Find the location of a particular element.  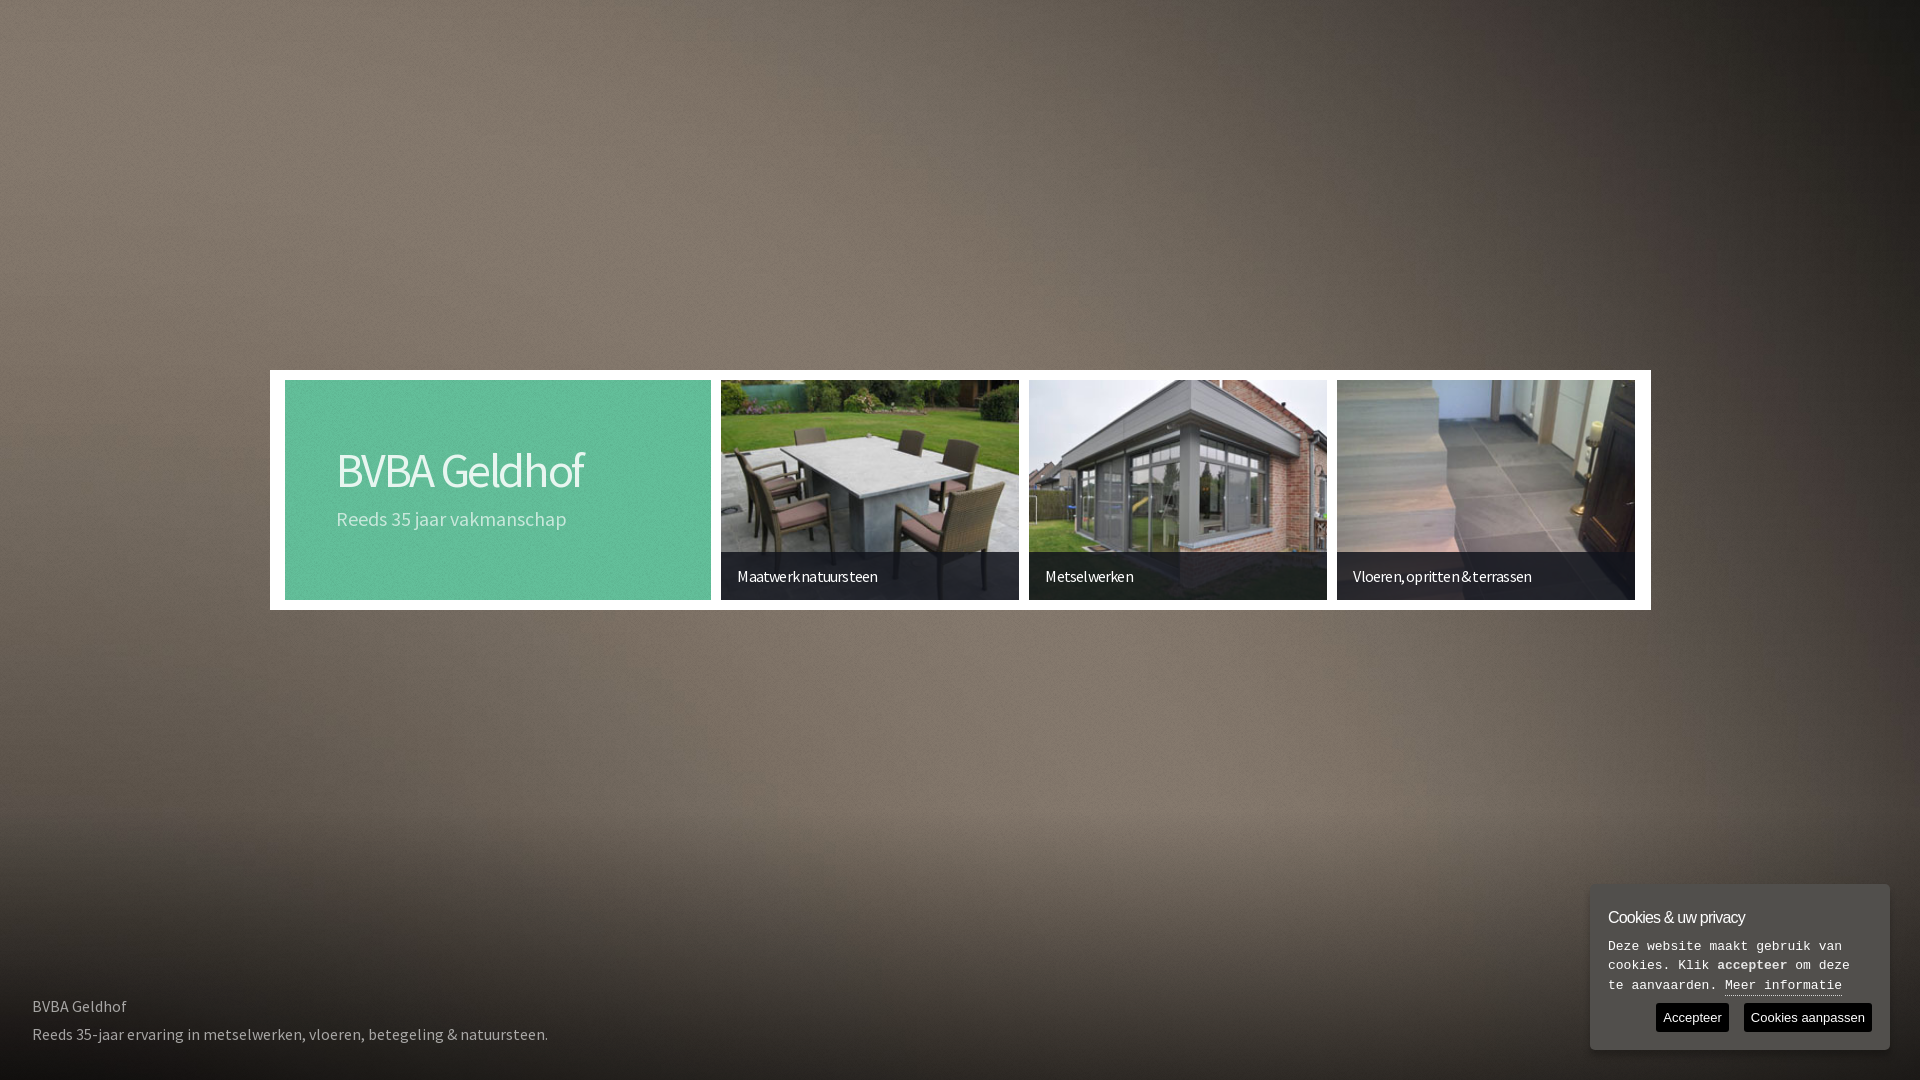

'Meer informatie' is located at coordinates (1783, 986).